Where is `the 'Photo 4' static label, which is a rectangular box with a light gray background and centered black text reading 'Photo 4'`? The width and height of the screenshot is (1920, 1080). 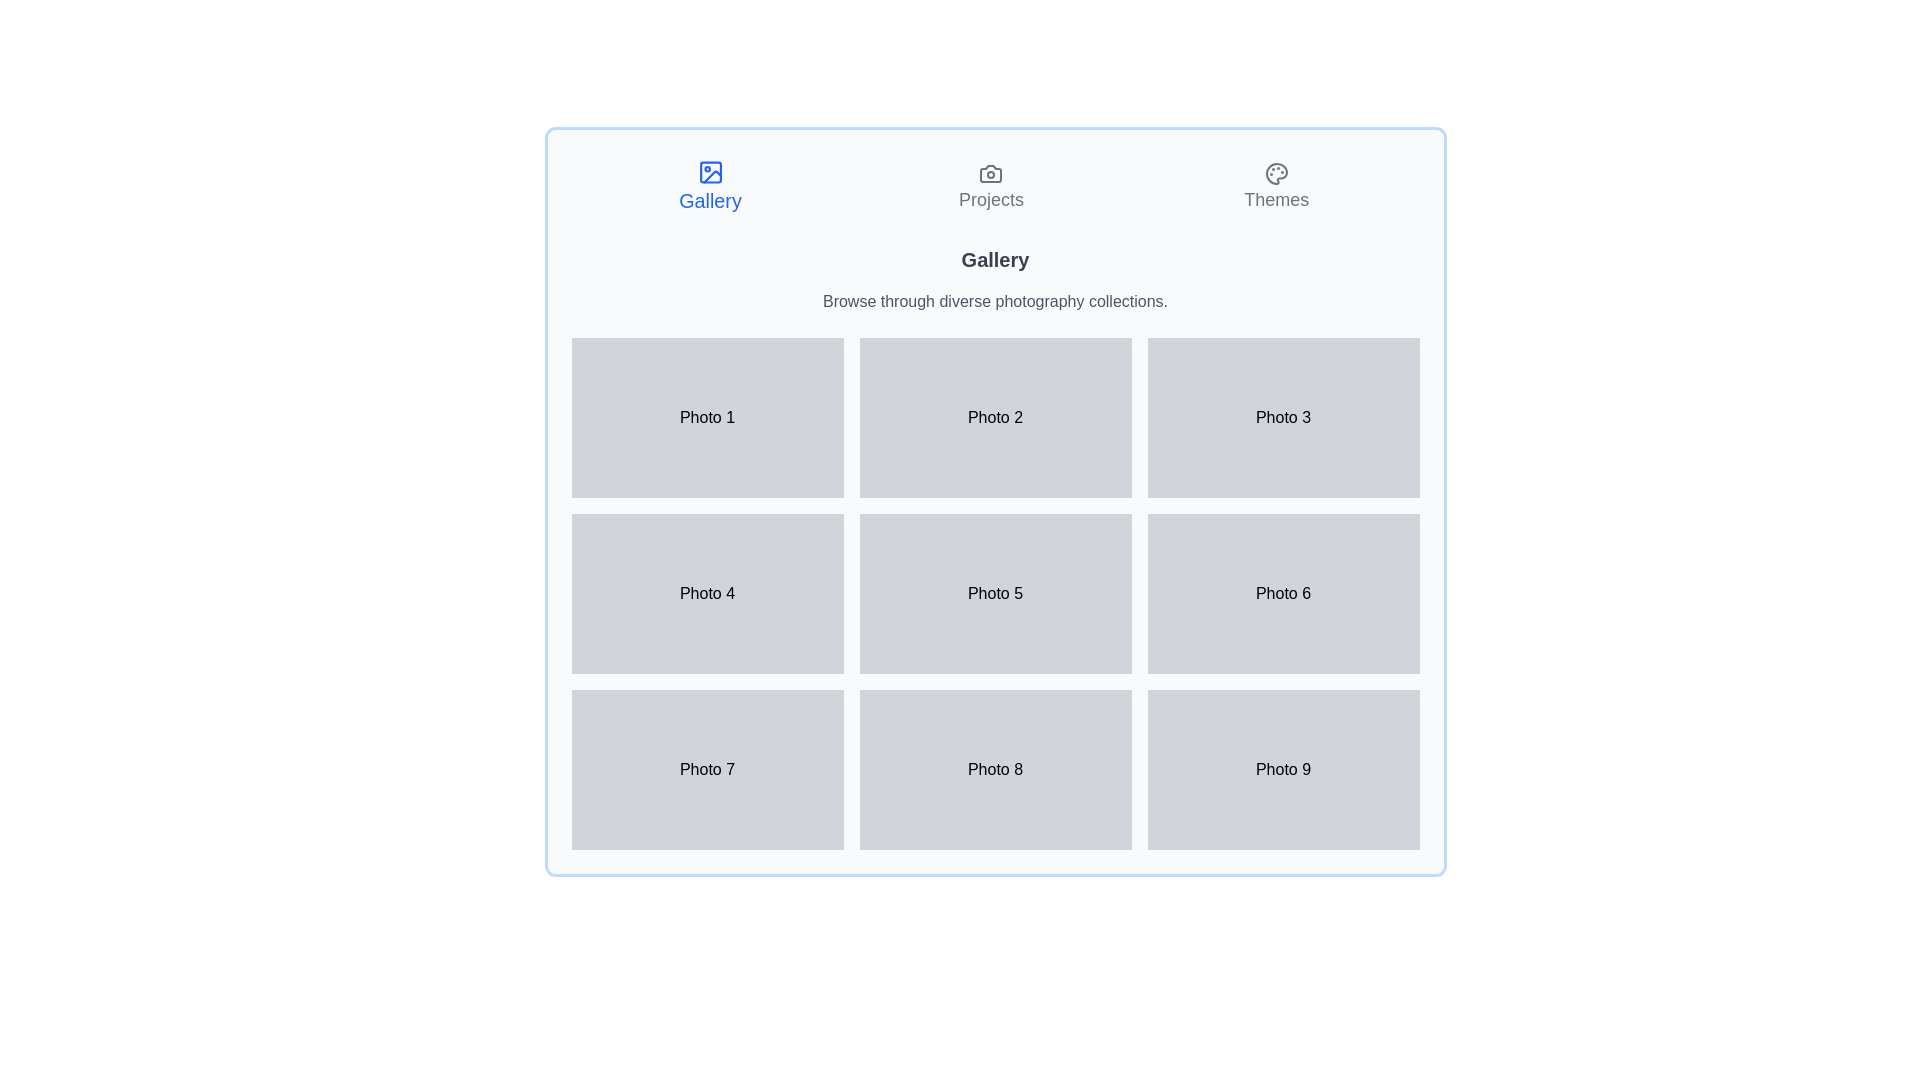
the 'Photo 4' static label, which is a rectangular box with a light gray background and centered black text reading 'Photo 4' is located at coordinates (707, 593).